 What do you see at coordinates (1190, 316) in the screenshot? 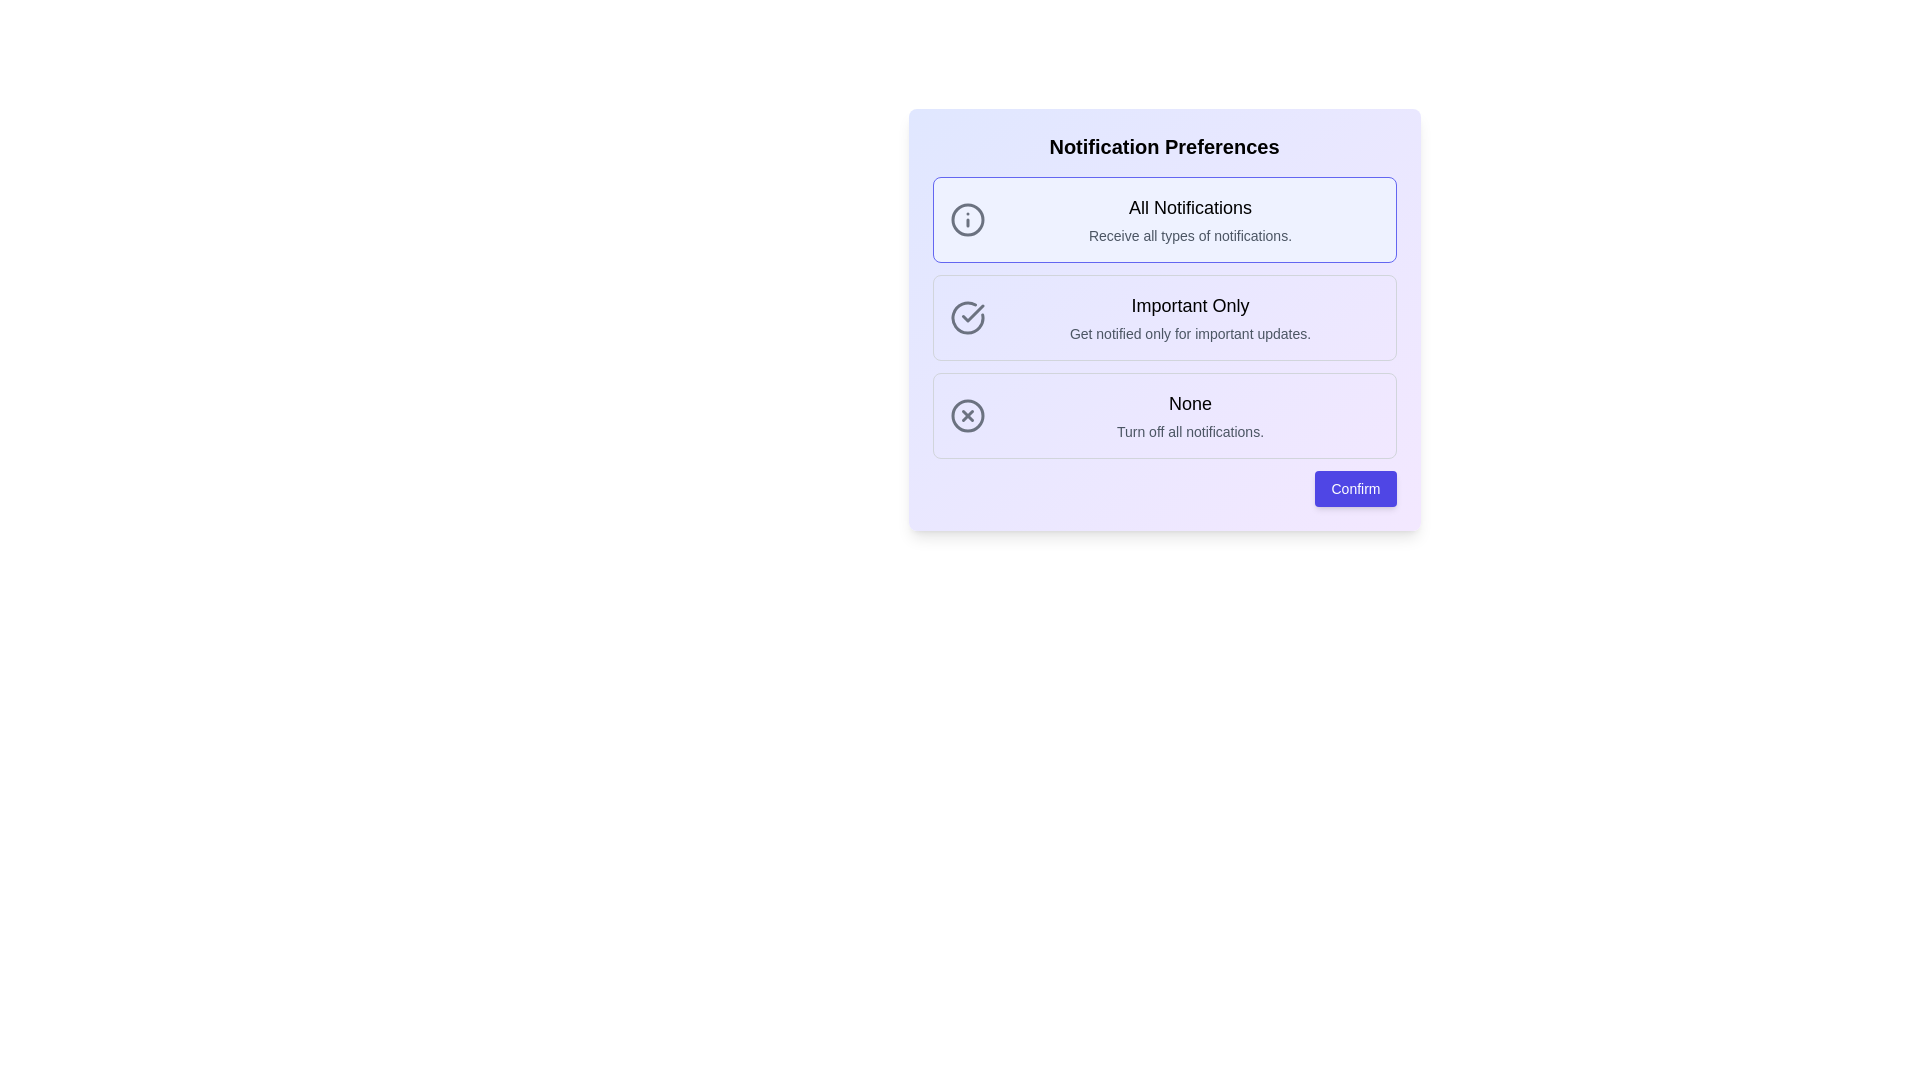
I see `'Important Only' text label, which is the second option in the vertical list of notification preferences, positioned between 'All Notifications' and 'None'` at bounding box center [1190, 316].